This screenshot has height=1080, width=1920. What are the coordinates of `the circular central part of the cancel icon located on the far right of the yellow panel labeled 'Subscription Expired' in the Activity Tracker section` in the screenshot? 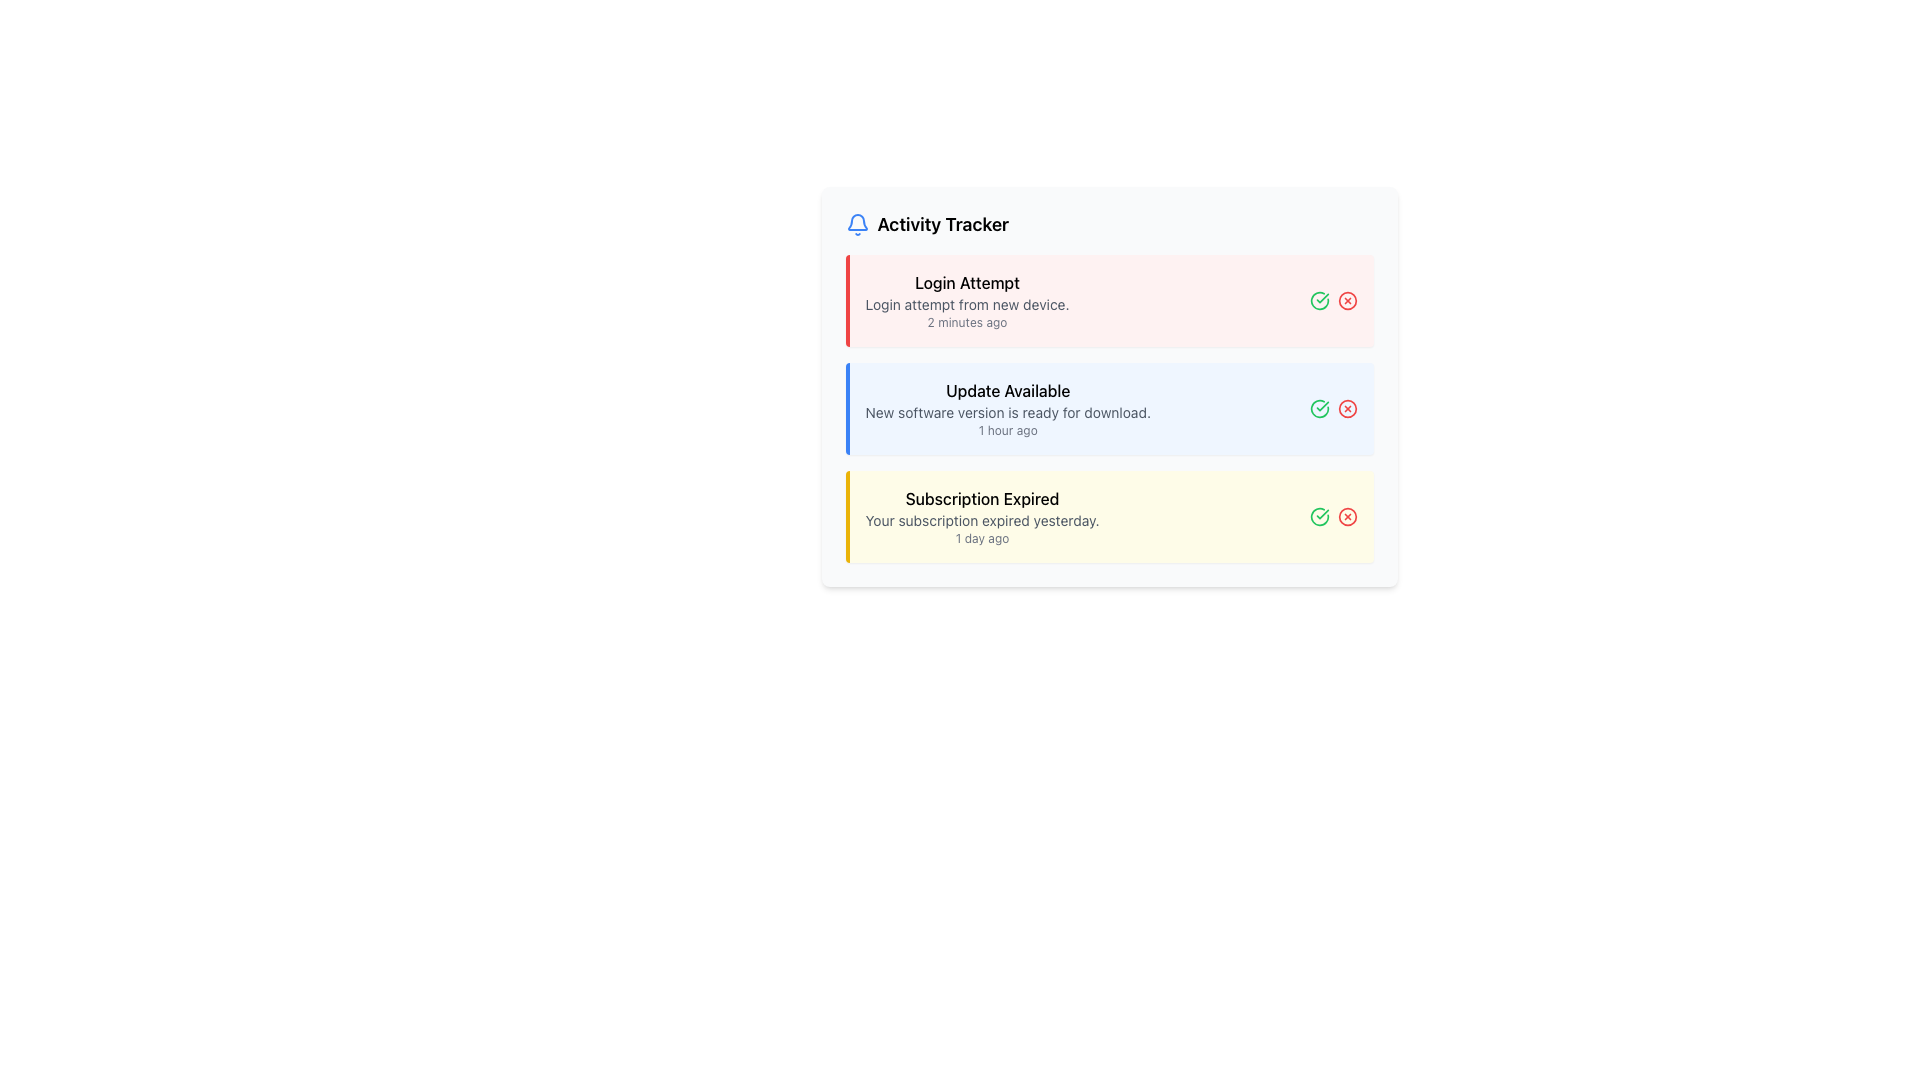 It's located at (1347, 515).